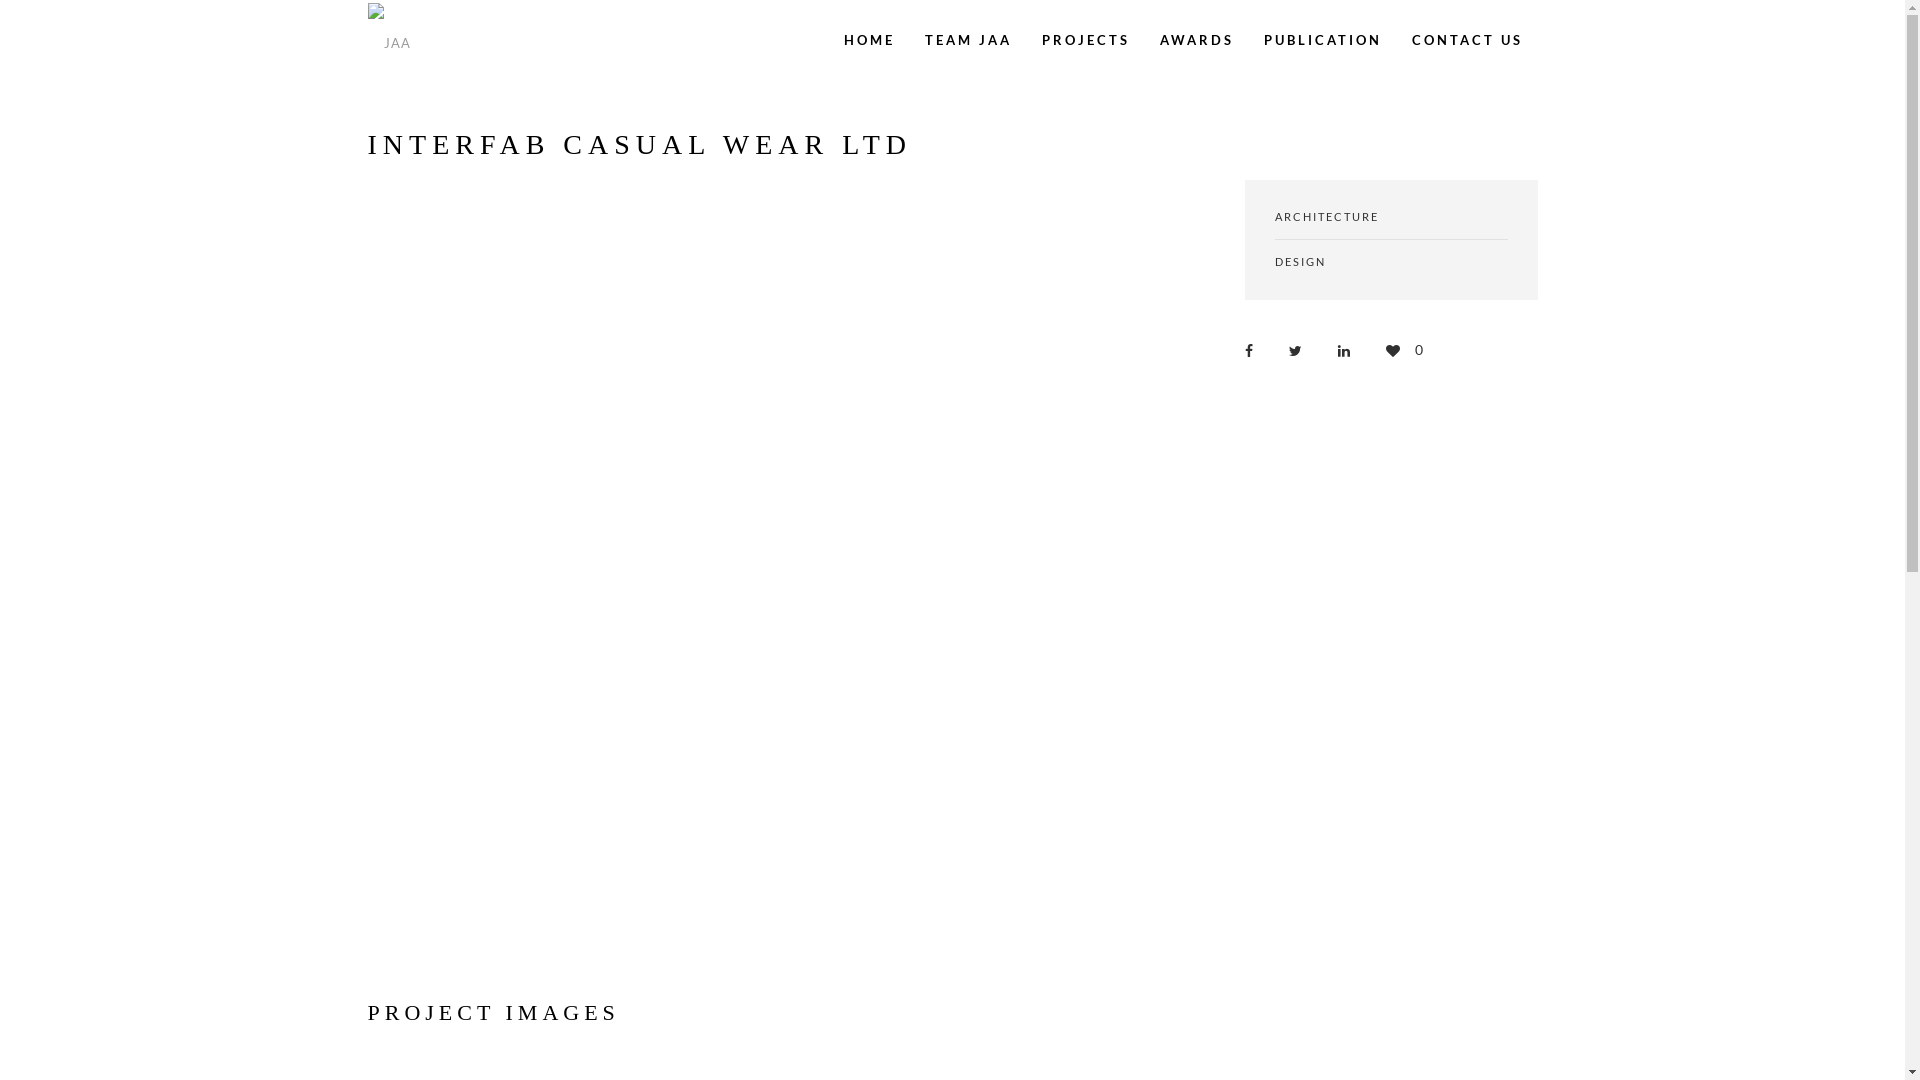  I want to click on 'JAA', so click(392, 39).